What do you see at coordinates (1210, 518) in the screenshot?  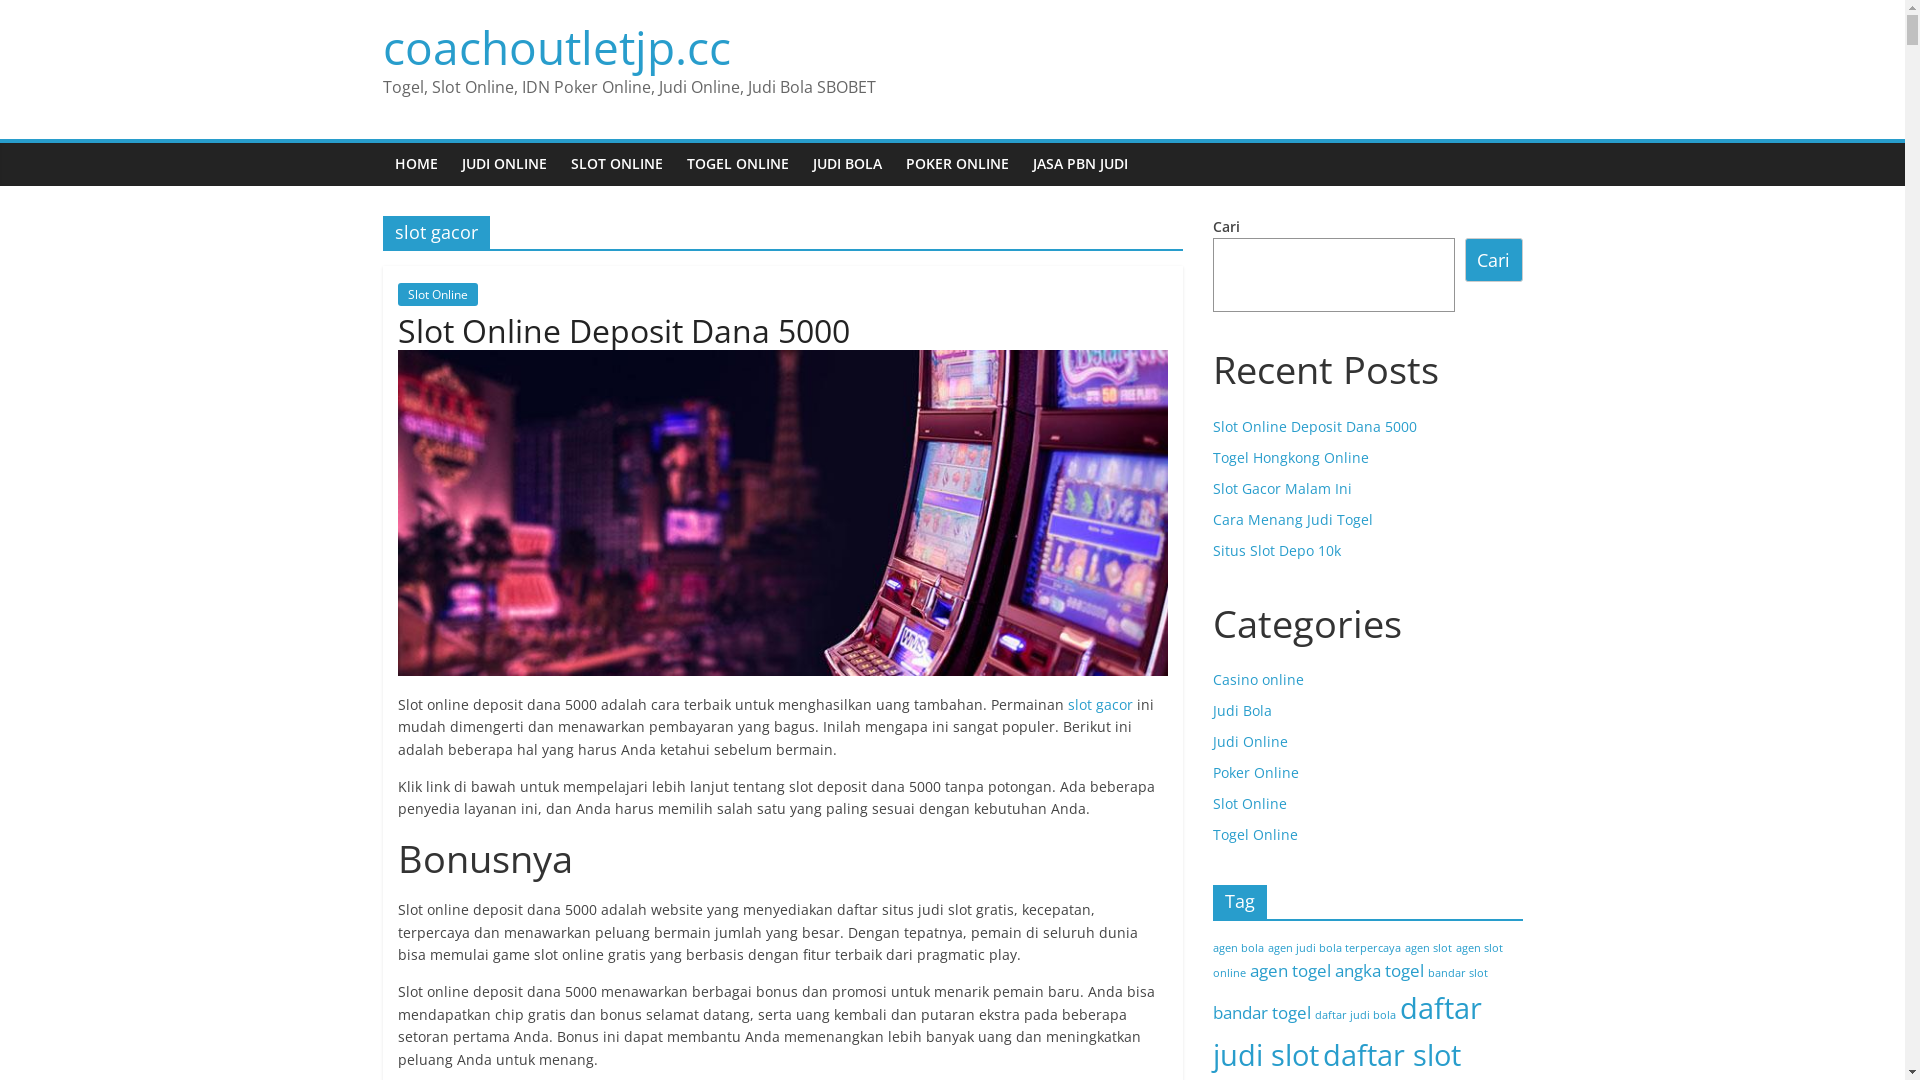 I see `'Cara Menang Judi Togel'` at bounding box center [1210, 518].